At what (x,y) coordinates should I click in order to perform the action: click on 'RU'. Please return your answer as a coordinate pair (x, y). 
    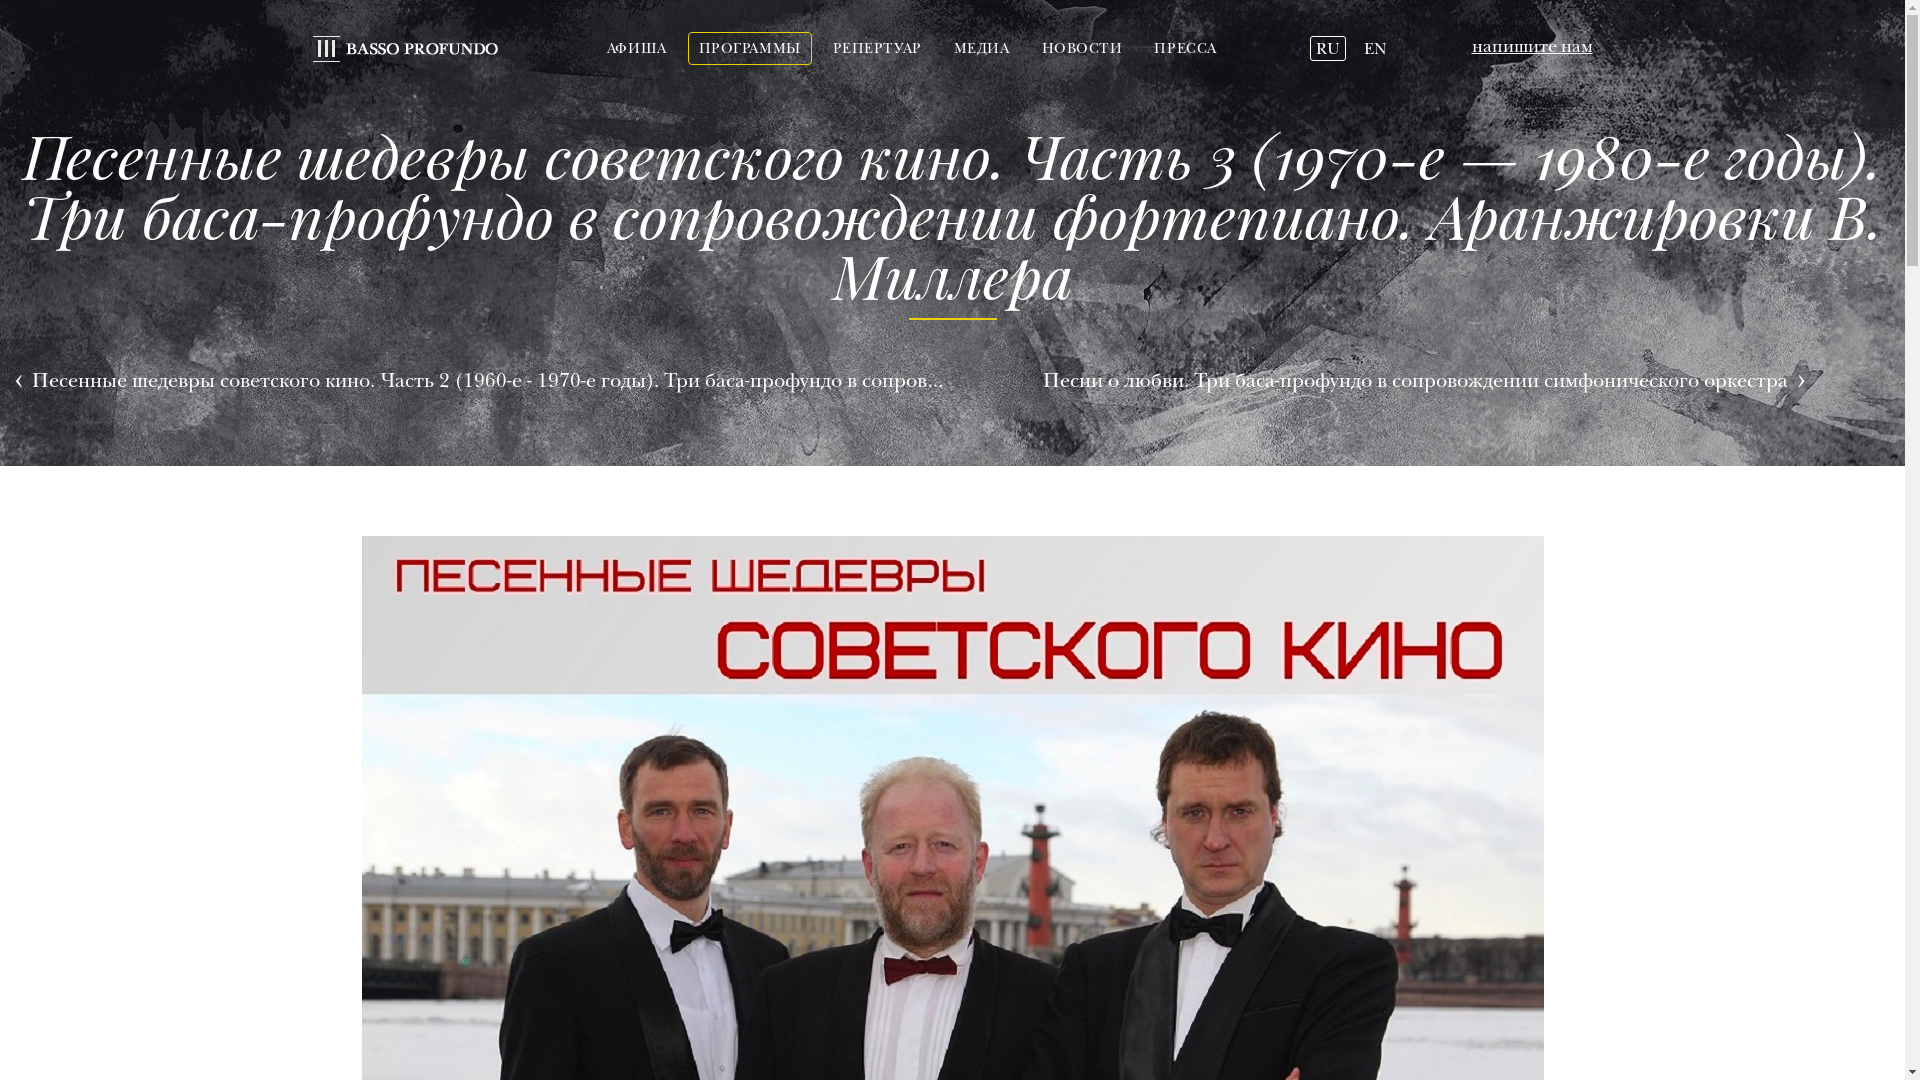
    Looking at the image, I should click on (1310, 48).